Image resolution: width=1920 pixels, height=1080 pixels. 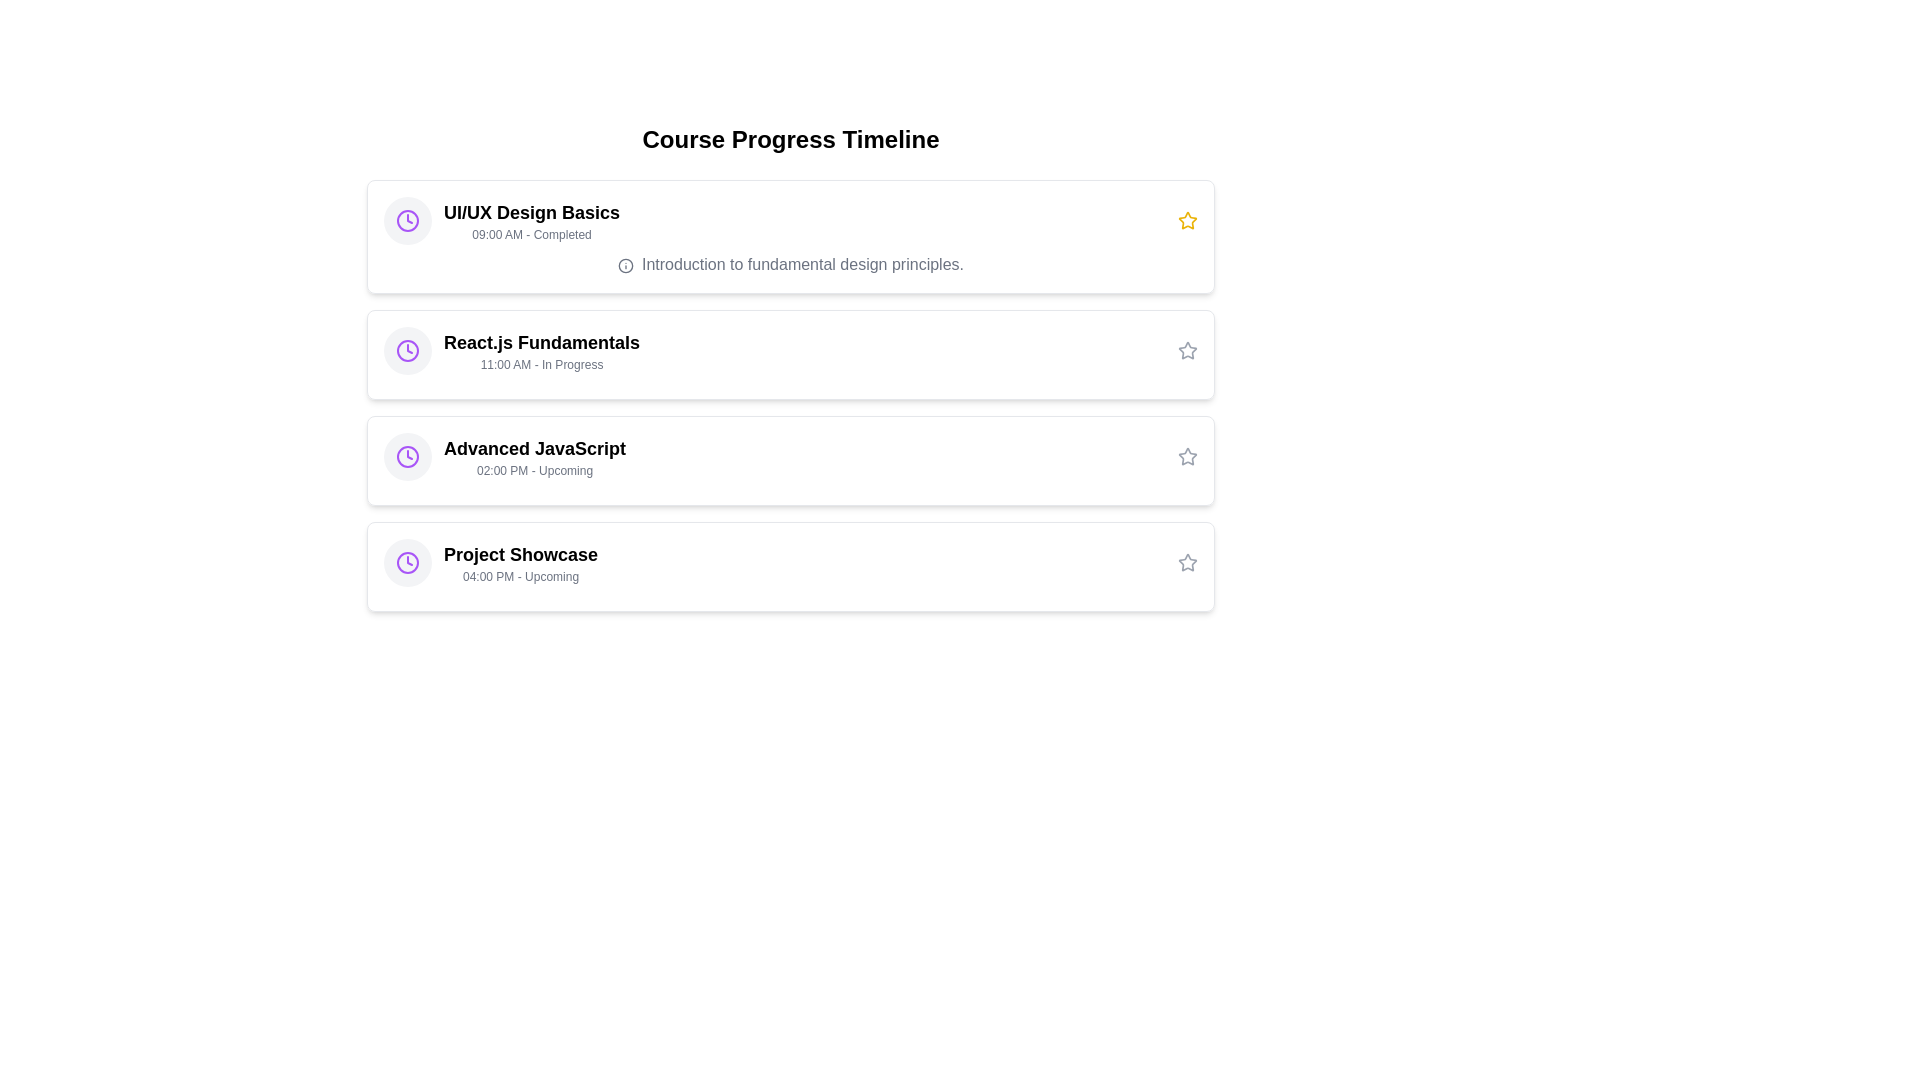 I want to click on the text label displaying 'Advanced JavaScript' and its subtitle '02:00 PM - Upcoming', which is the third item in the course progress timeline, so click(x=535, y=456).